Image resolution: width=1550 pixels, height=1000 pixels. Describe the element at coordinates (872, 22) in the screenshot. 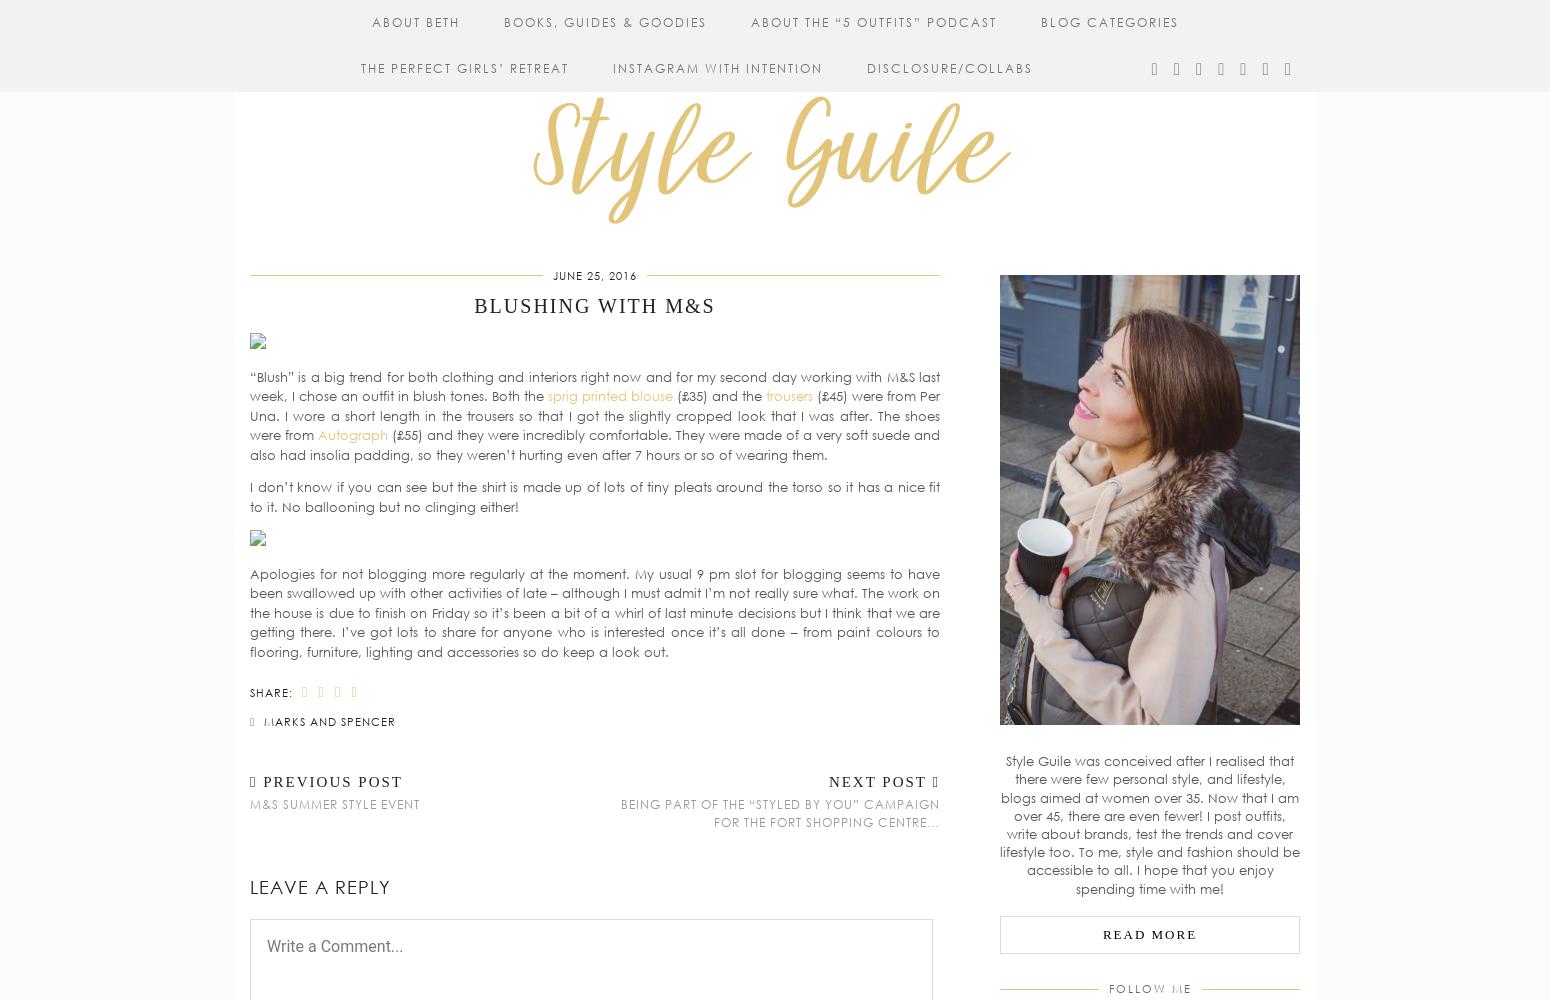

I see `'About The “5 Outfits” Podcast'` at that location.